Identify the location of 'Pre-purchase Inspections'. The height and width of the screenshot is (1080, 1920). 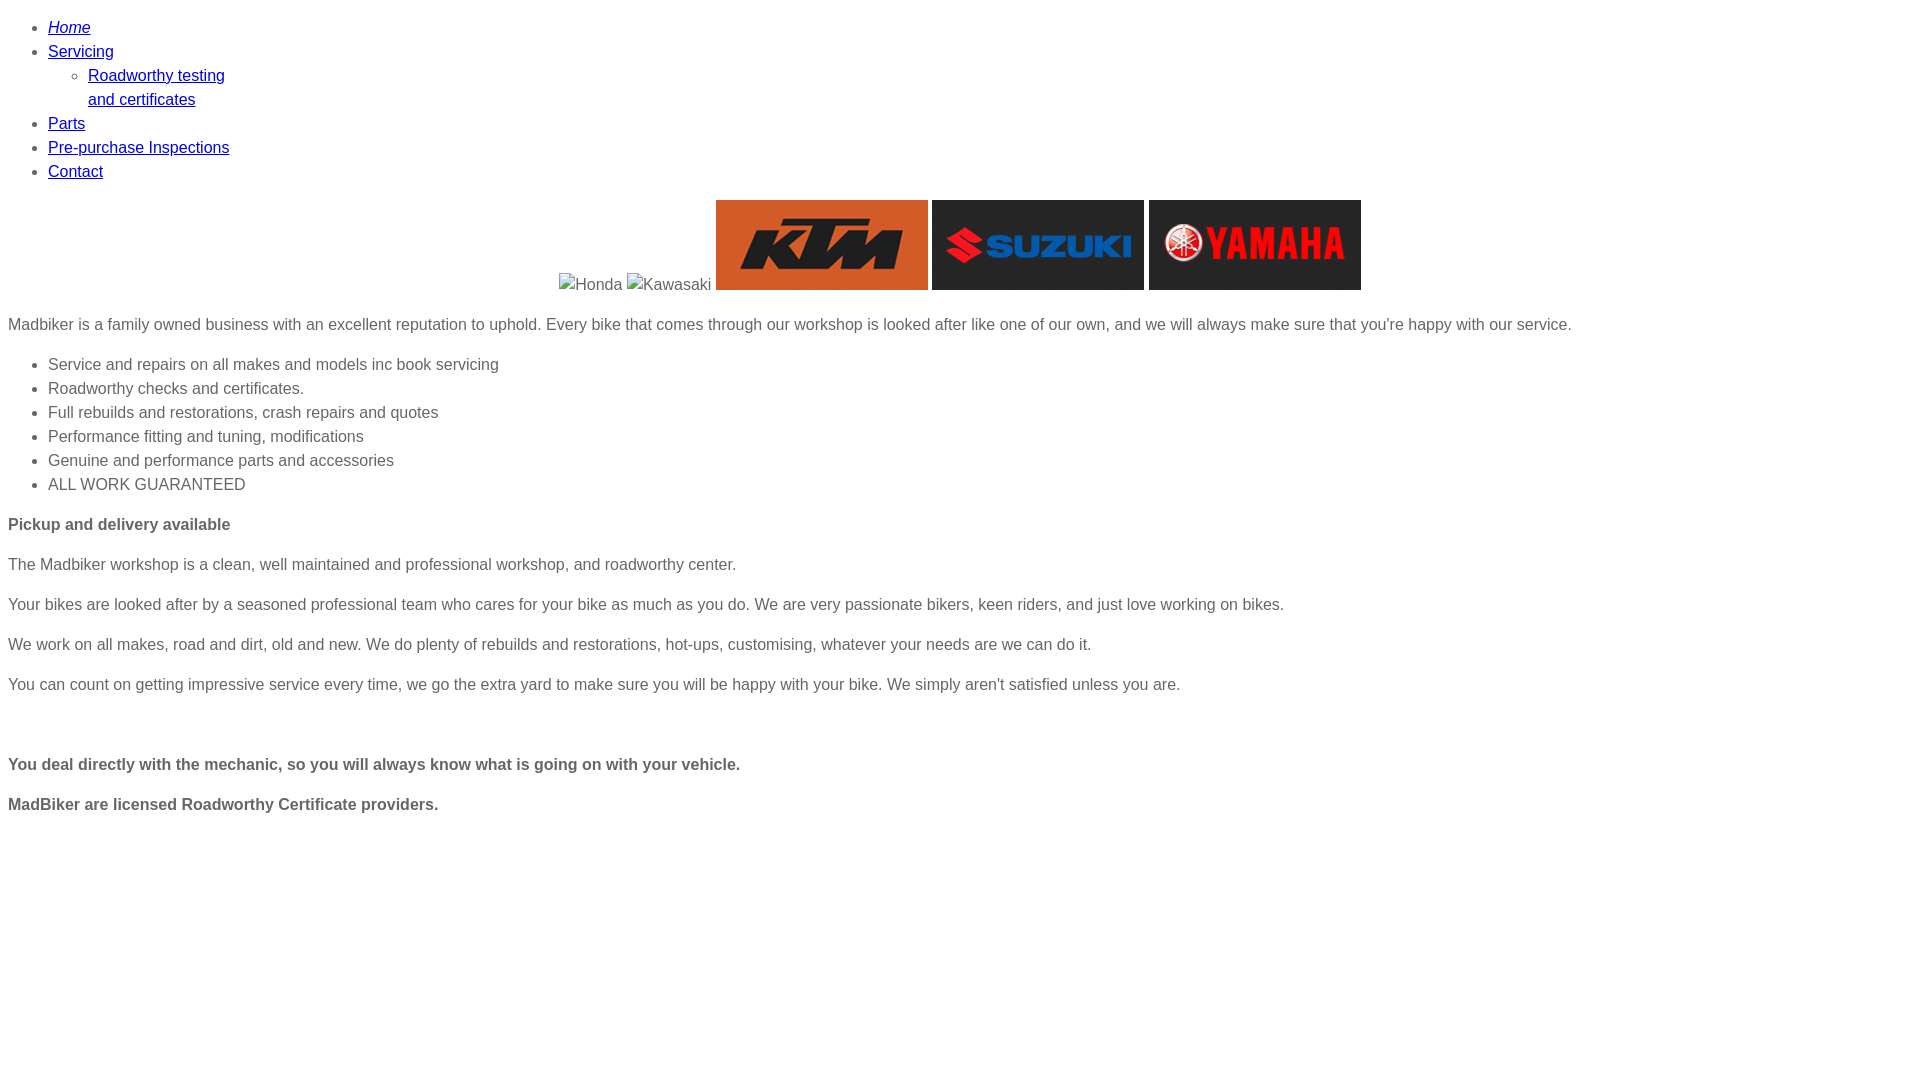
(137, 146).